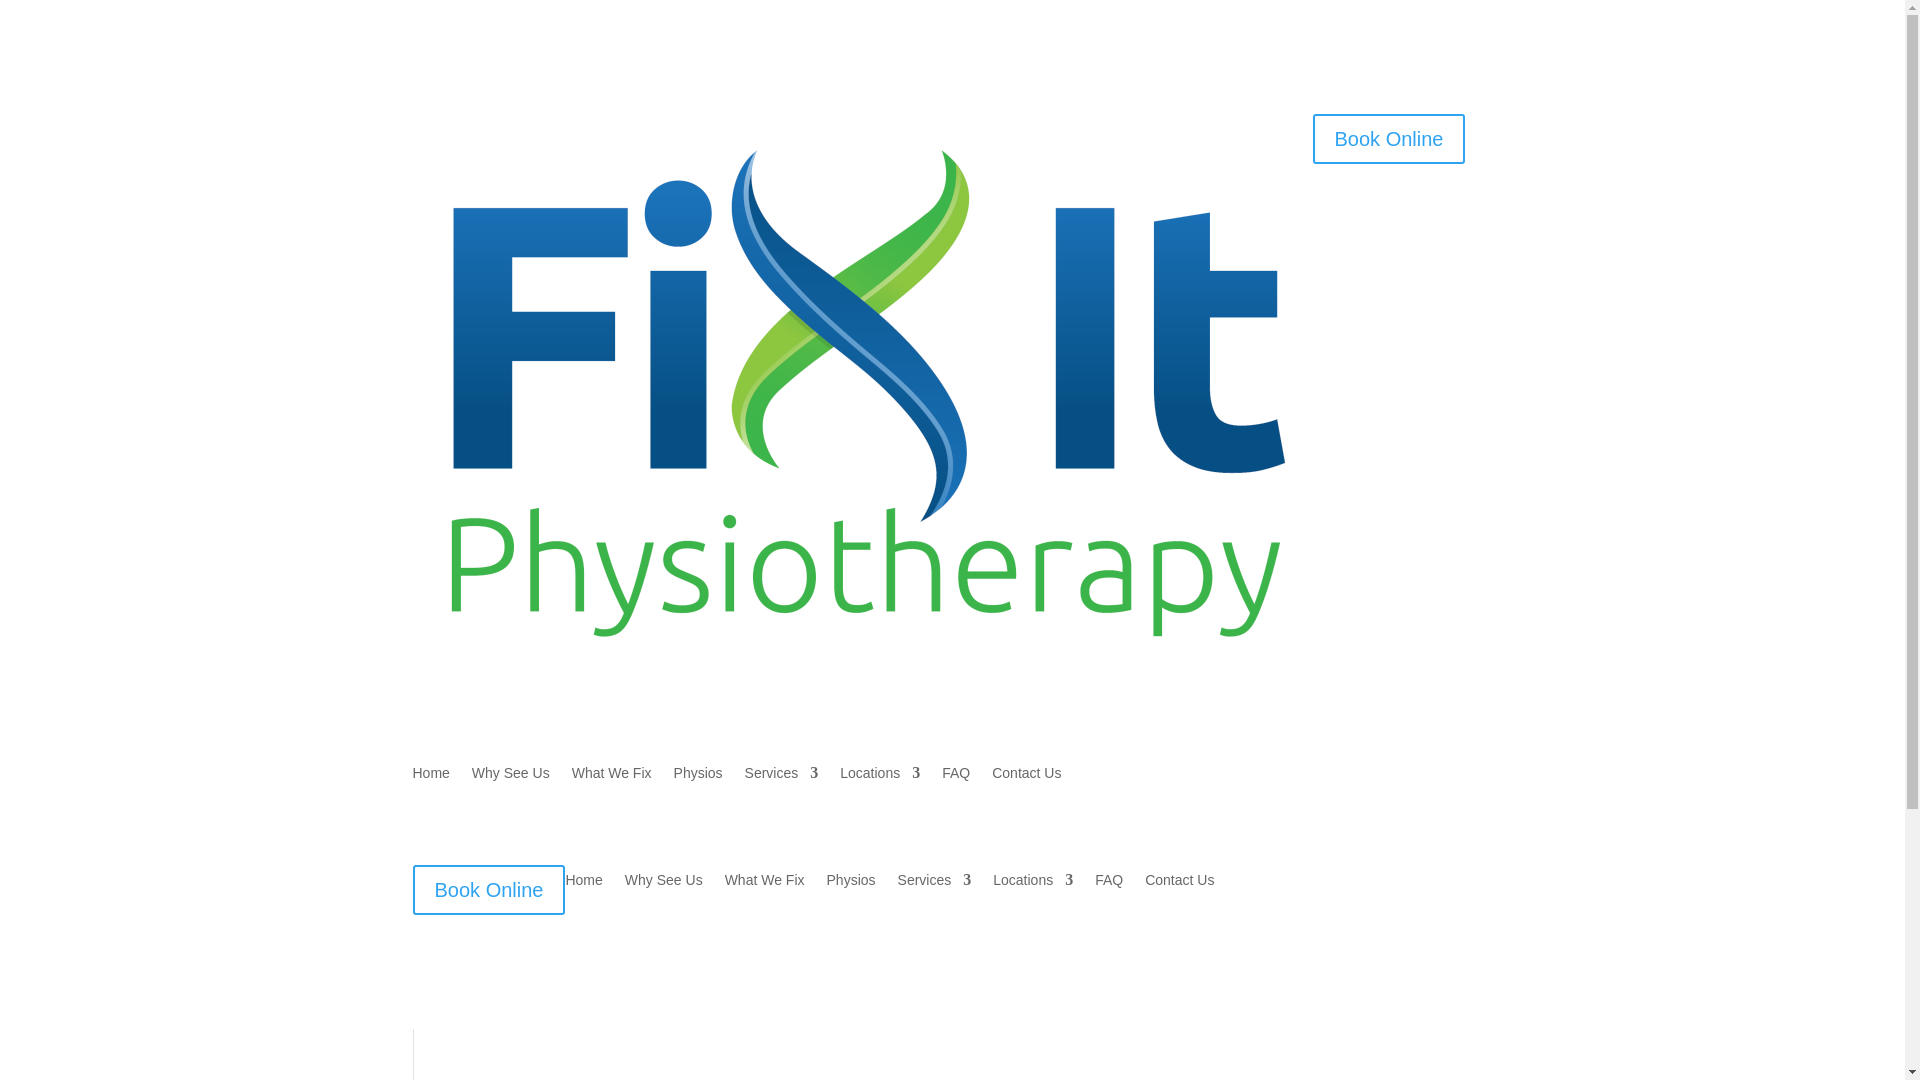 This screenshot has height=1080, width=1920. Describe the element at coordinates (851, 882) in the screenshot. I see `'Physios'` at that location.